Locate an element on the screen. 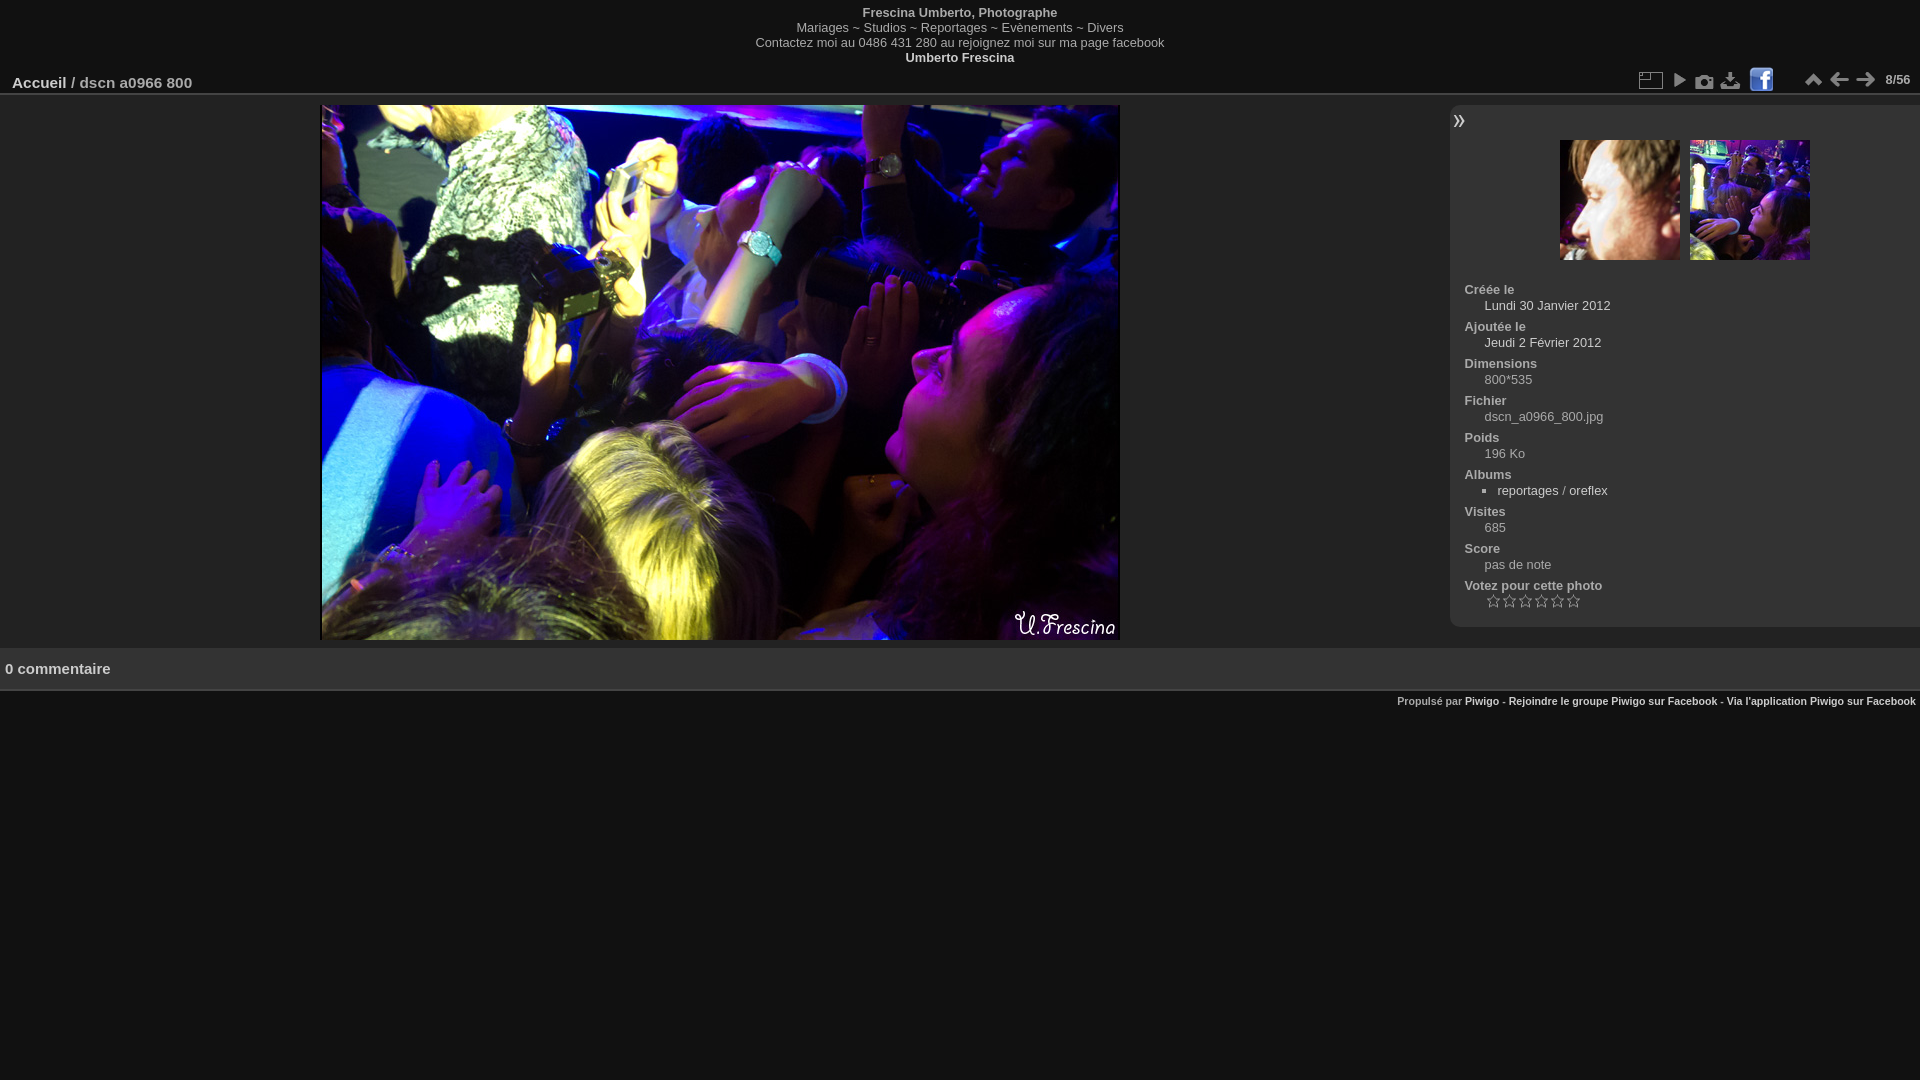 The width and height of the screenshot is (1920, 1080). 'Umberto Frescina' is located at coordinates (905, 56).